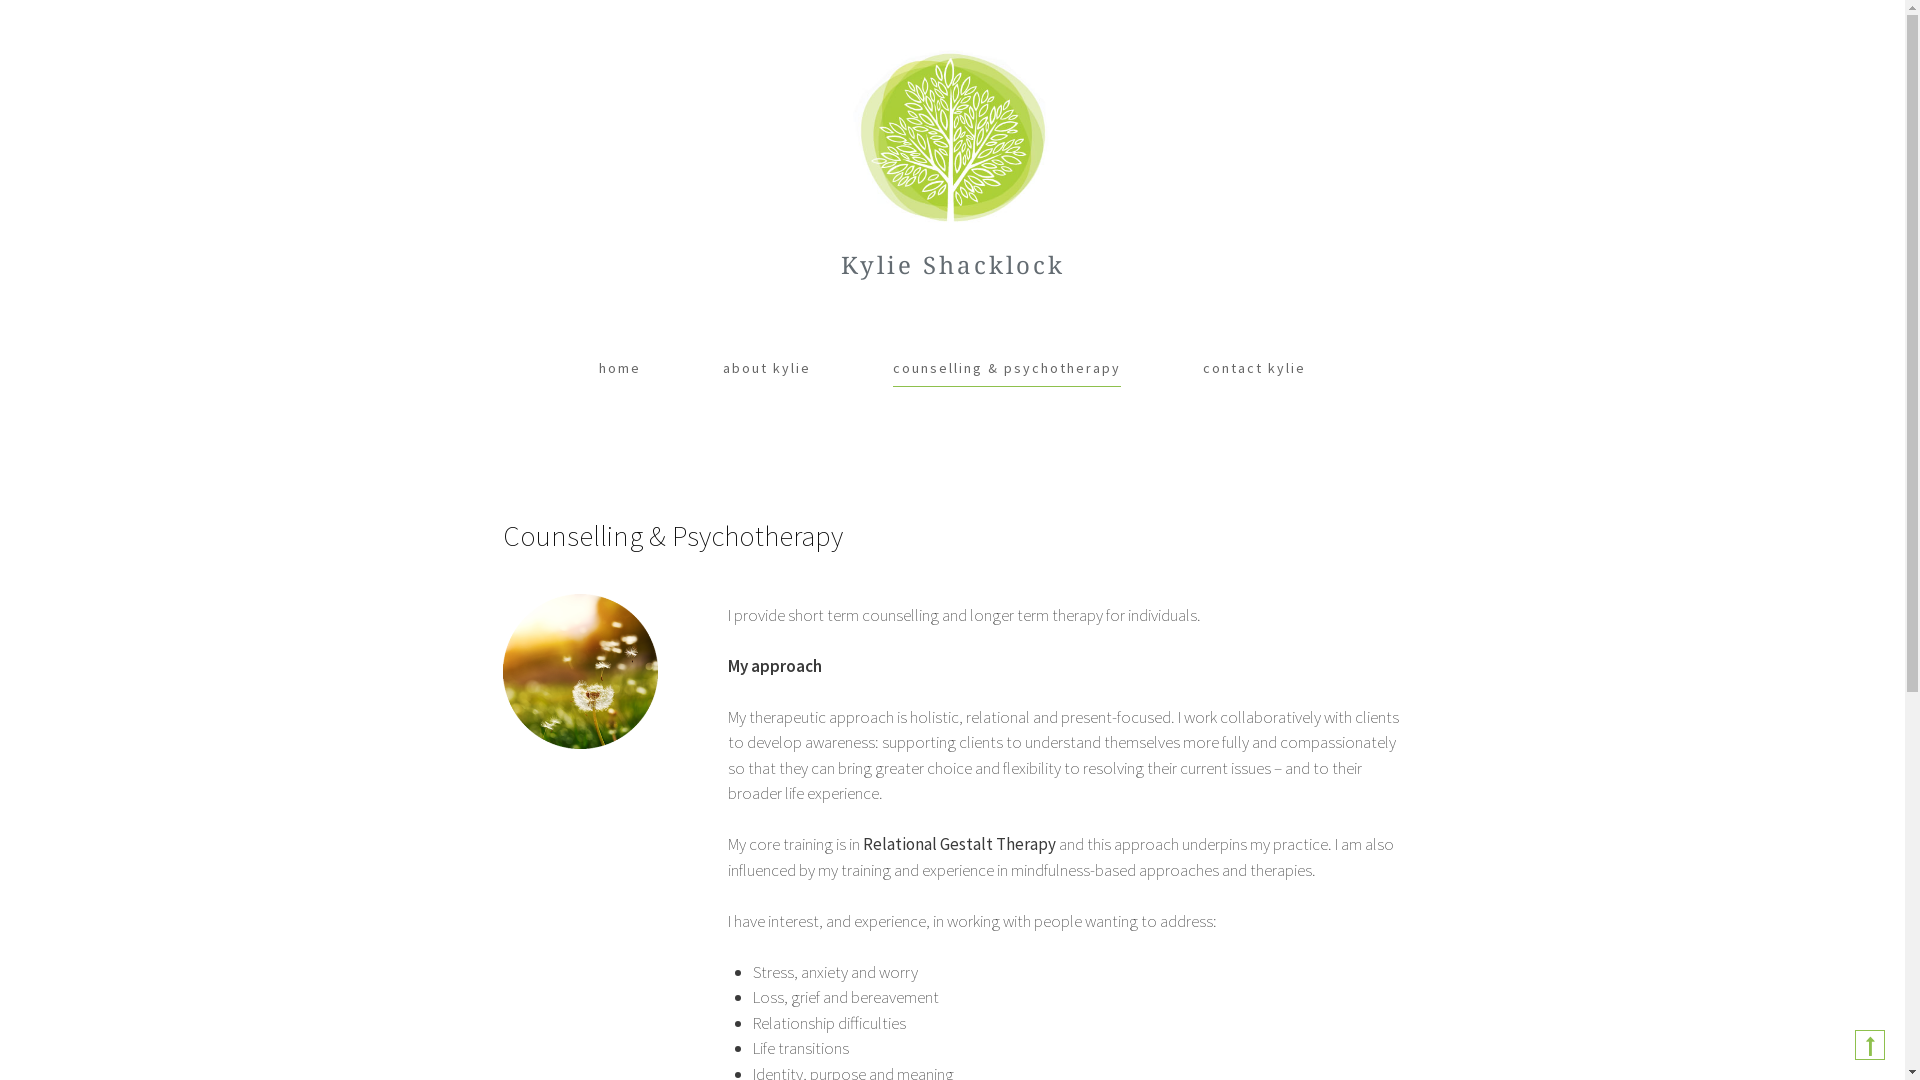 The width and height of the screenshot is (1920, 1080). What do you see at coordinates (598, 368) in the screenshot?
I see `'home'` at bounding box center [598, 368].